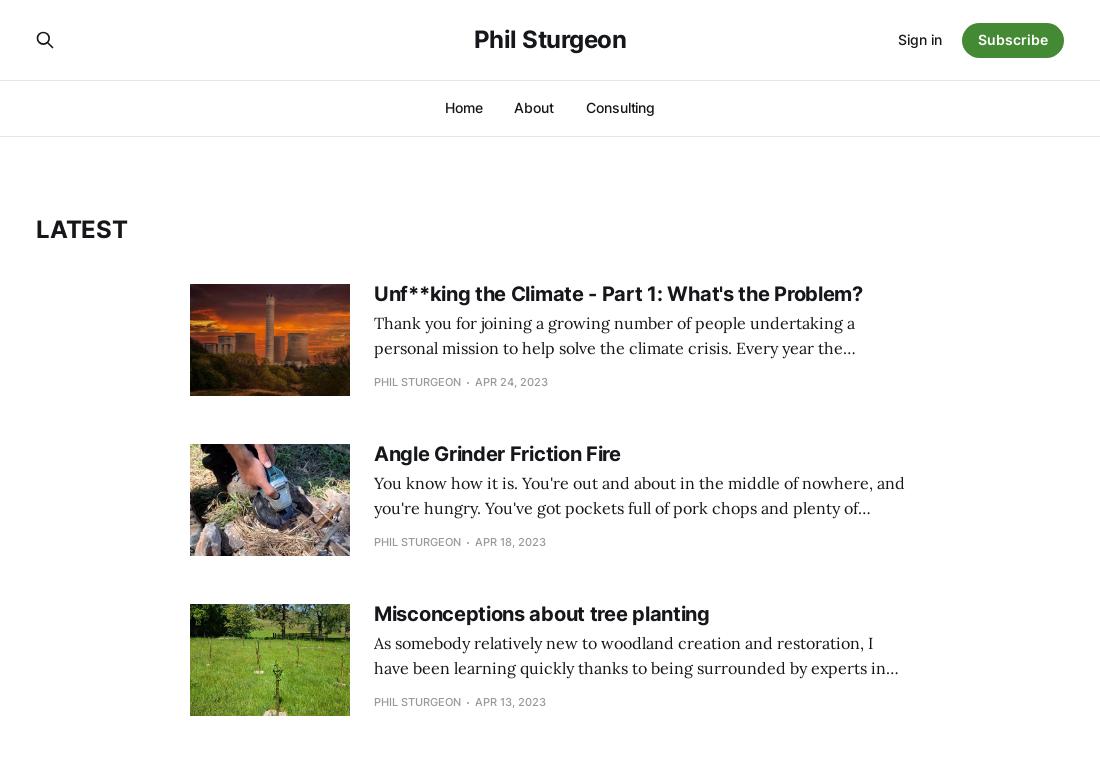  What do you see at coordinates (534, 106) in the screenshot?
I see `'About'` at bounding box center [534, 106].